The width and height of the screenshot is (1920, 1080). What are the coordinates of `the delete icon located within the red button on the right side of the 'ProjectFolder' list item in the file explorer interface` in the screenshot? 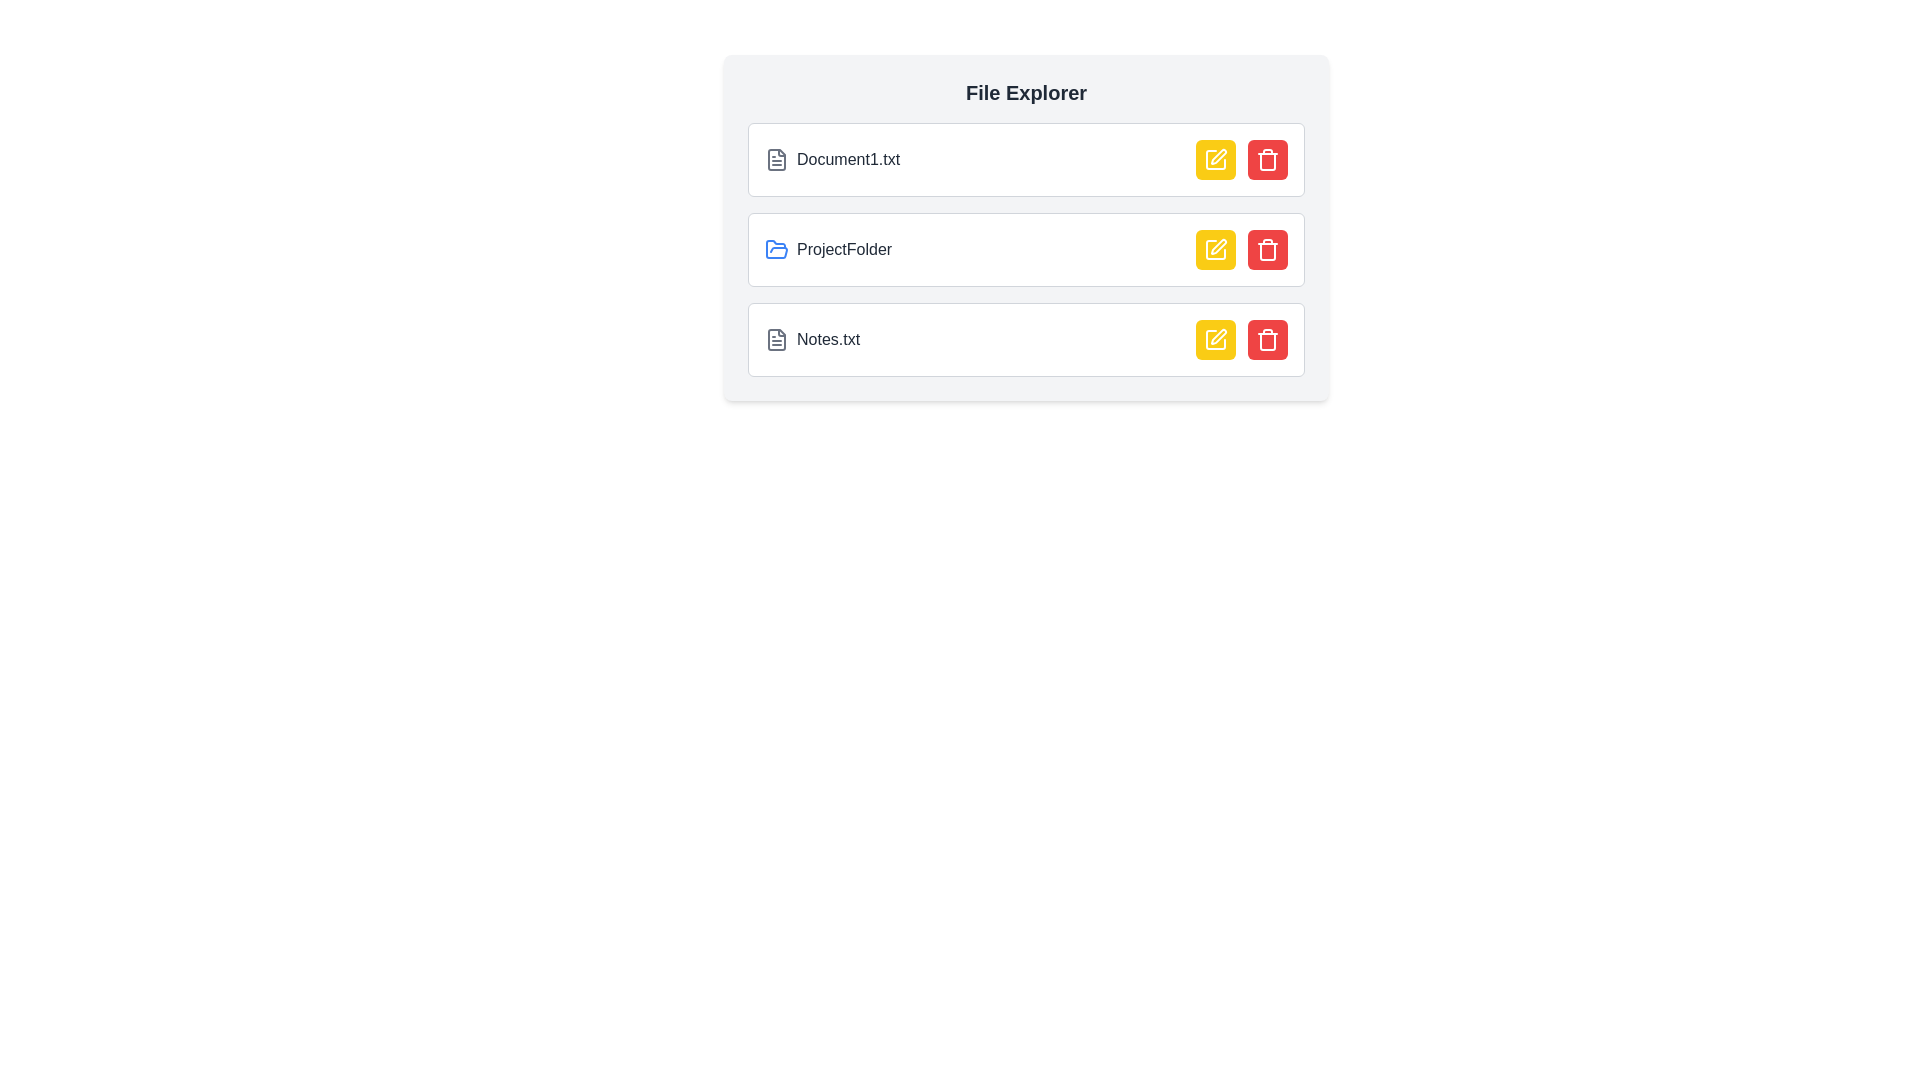 It's located at (1266, 249).